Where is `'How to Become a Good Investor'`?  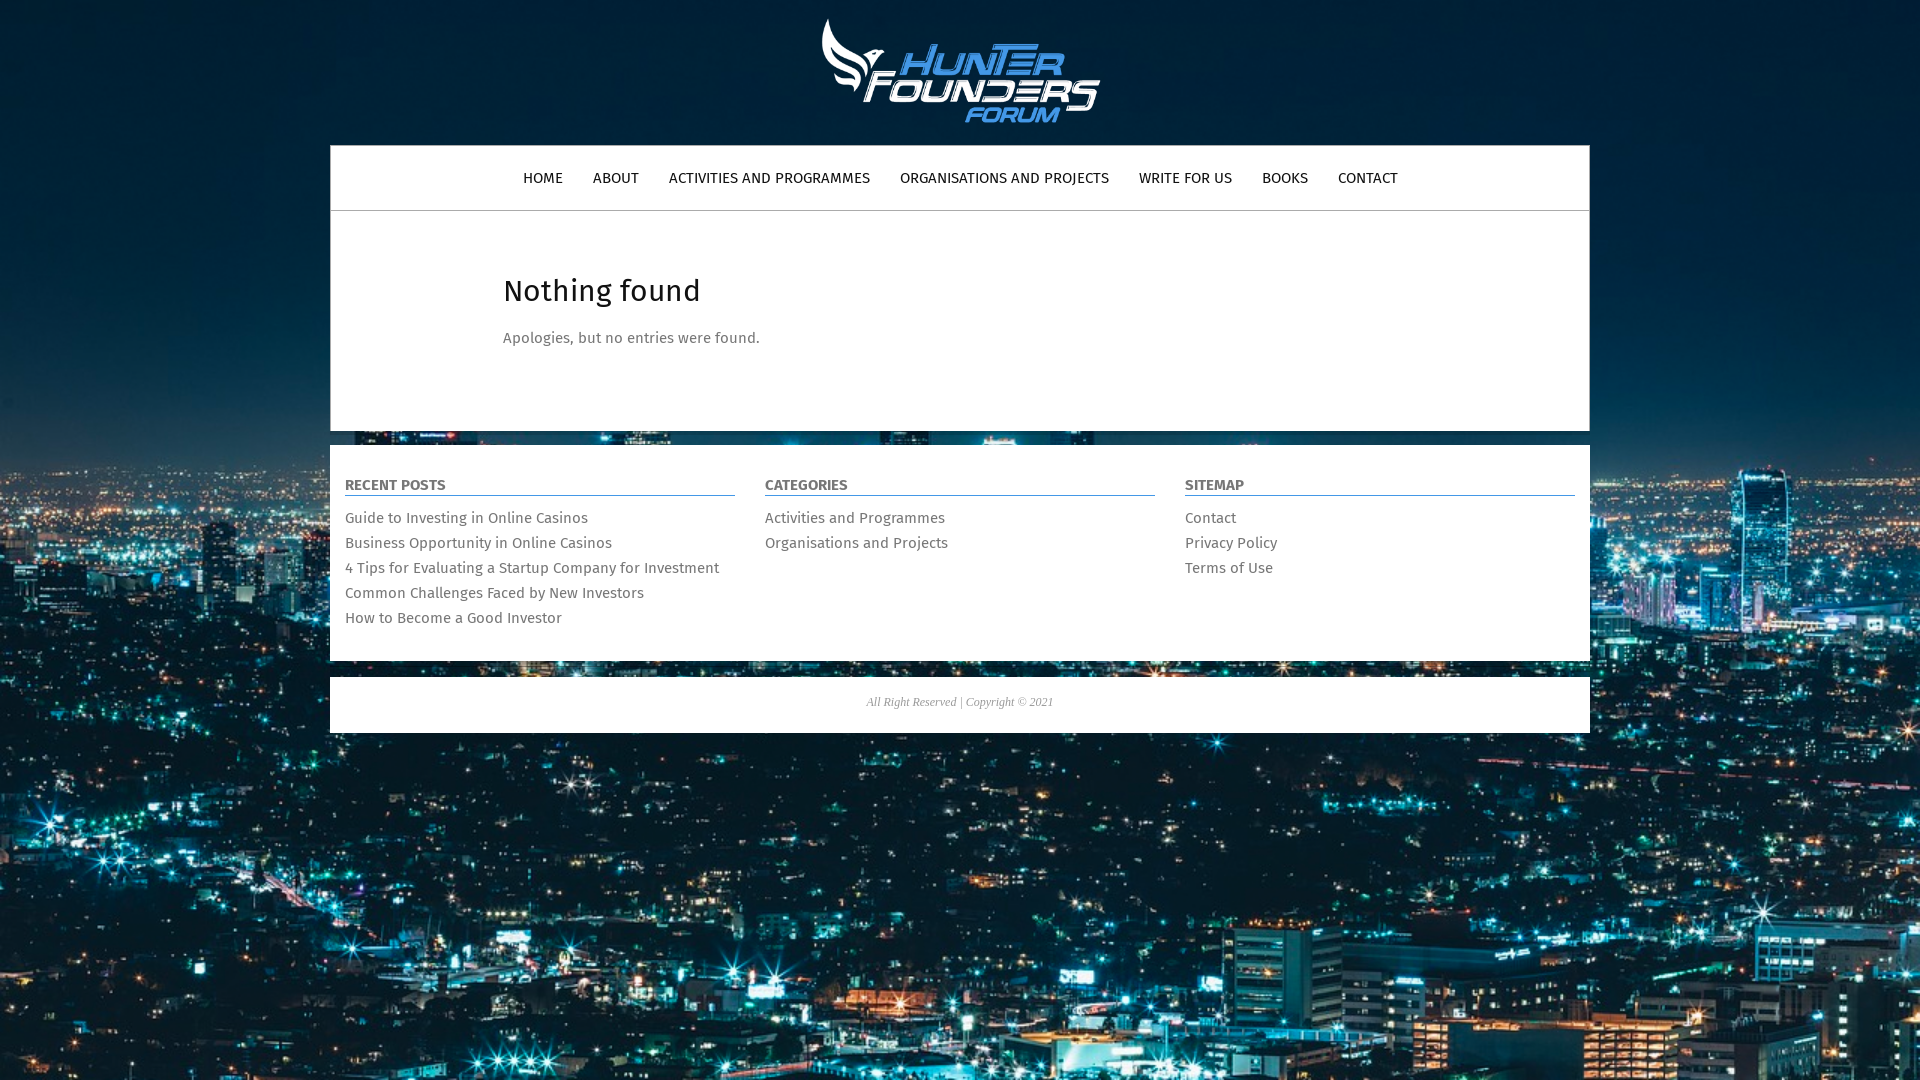 'How to Become a Good Investor' is located at coordinates (345, 616).